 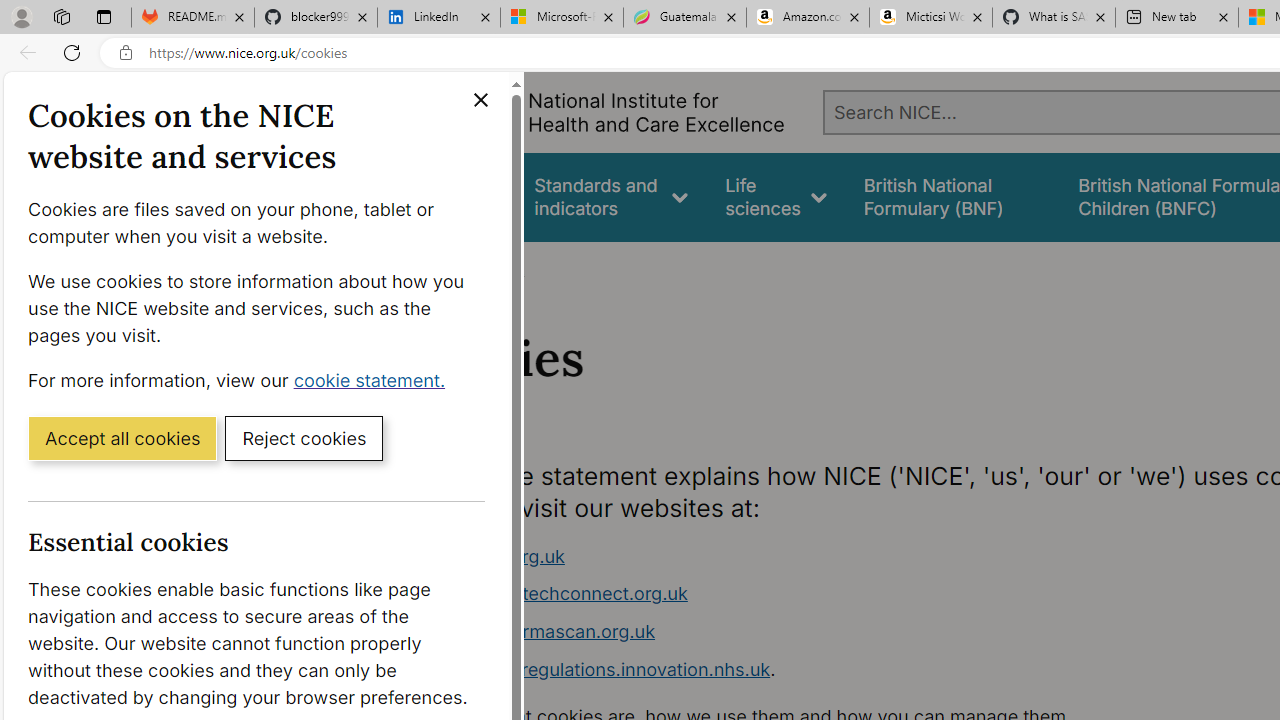 What do you see at coordinates (373, 379) in the screenshot?
I see `'cookie statement. (Opens in a new window)'` at bounding box center [373, 379].